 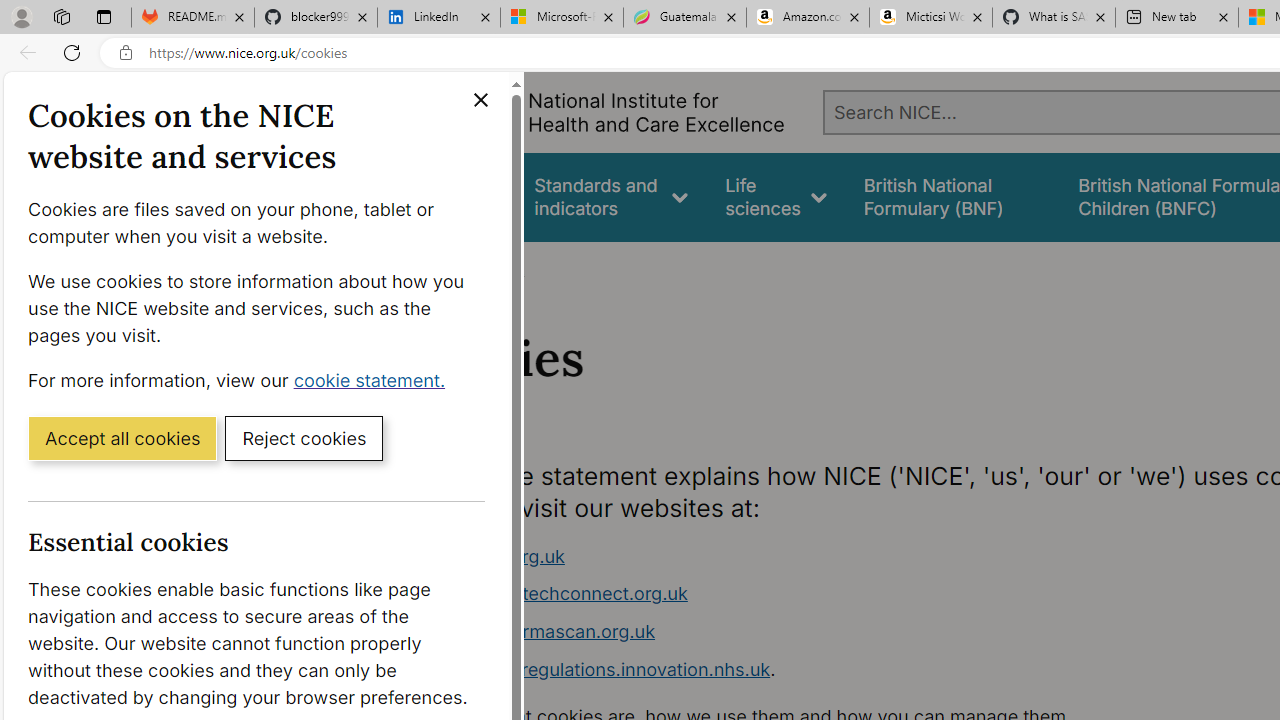 What do you see at coordinates (373, 379) in the screenshot?
I see `'cookie statement. (Opens in a new window)'` at bounding box center [373, 379].